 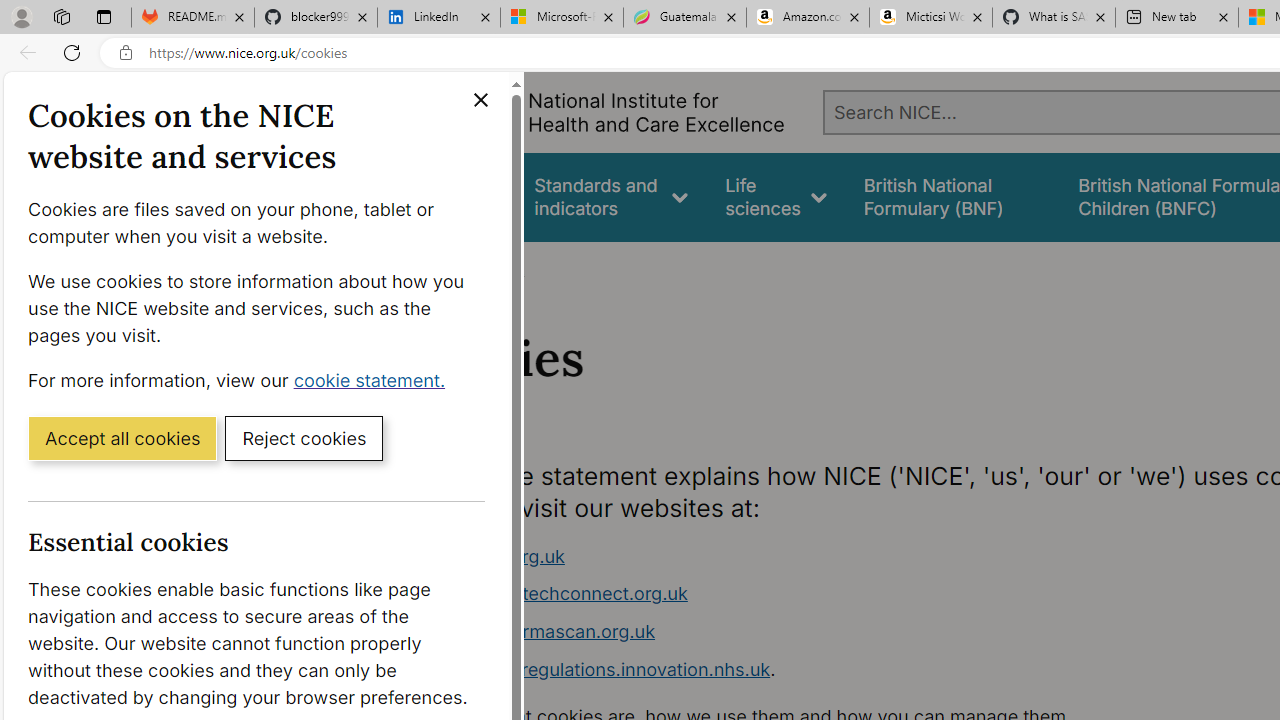 What do you see at coordinates (373, 379) in the screenshot?
I see `'cookie statement. (Opens in a new window)'` at bounding box center [373, 379].